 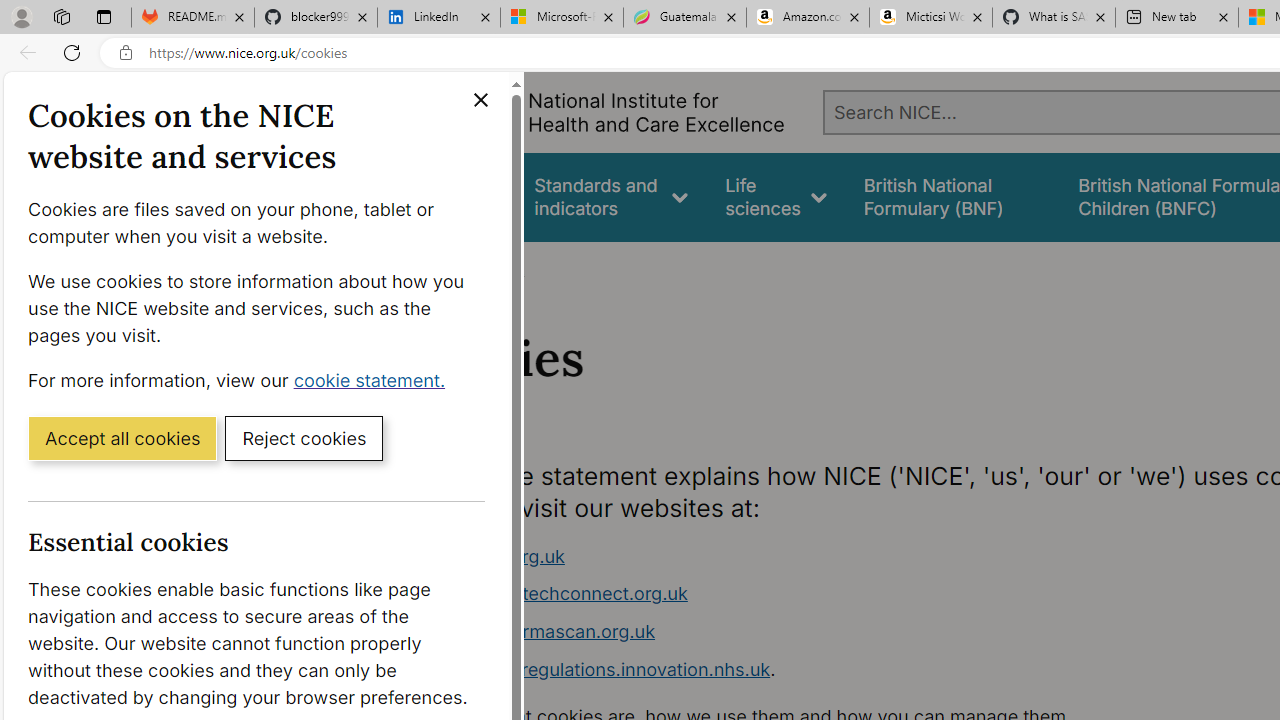 What do you see at coordinates (373, 379) in the screenshot?
I see `'cookie statement. (Opens in a new window)'` at bounding box center [373, 379].